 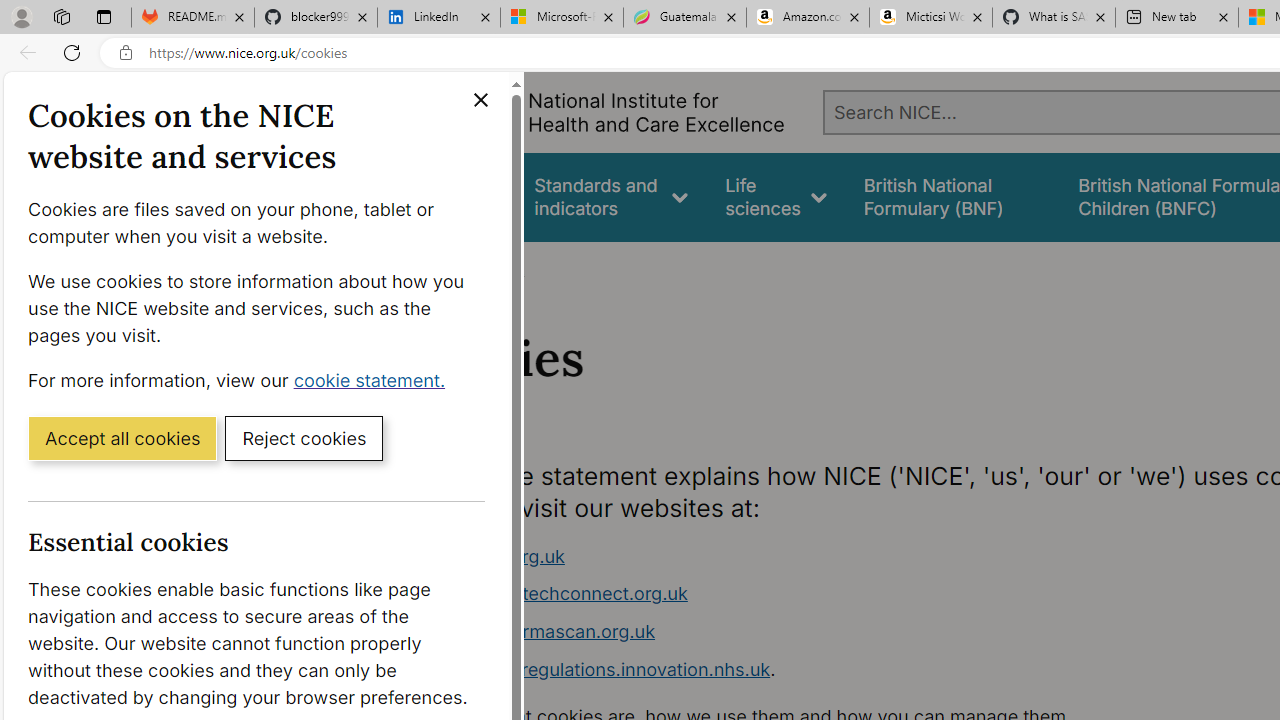 What do you see at coordinates (373, 379) in the screenshot?
I see `'cookie statement. (Opens in a new window)'` at bounding box center [373, 379].